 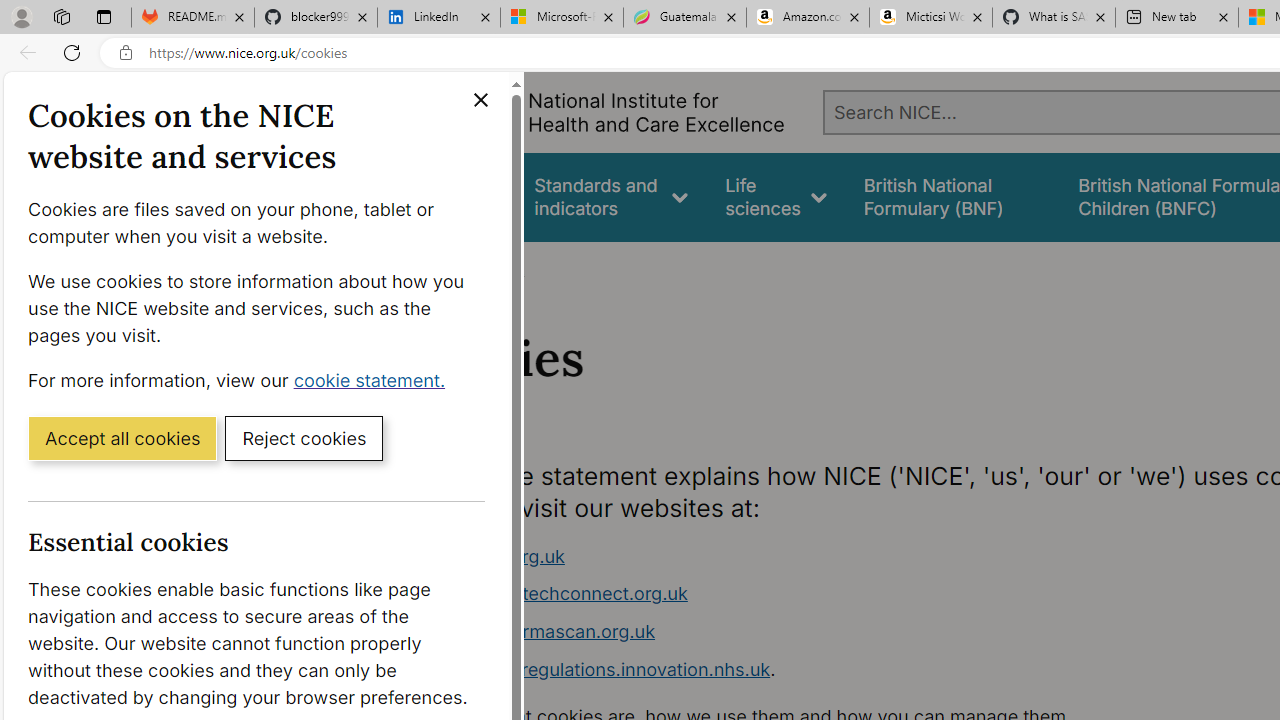 What do you see at coordinates (373, 379) in the screenshot?
I see `'cookie statement. (Opens in a new window)'` at bounding box center [373, 379].